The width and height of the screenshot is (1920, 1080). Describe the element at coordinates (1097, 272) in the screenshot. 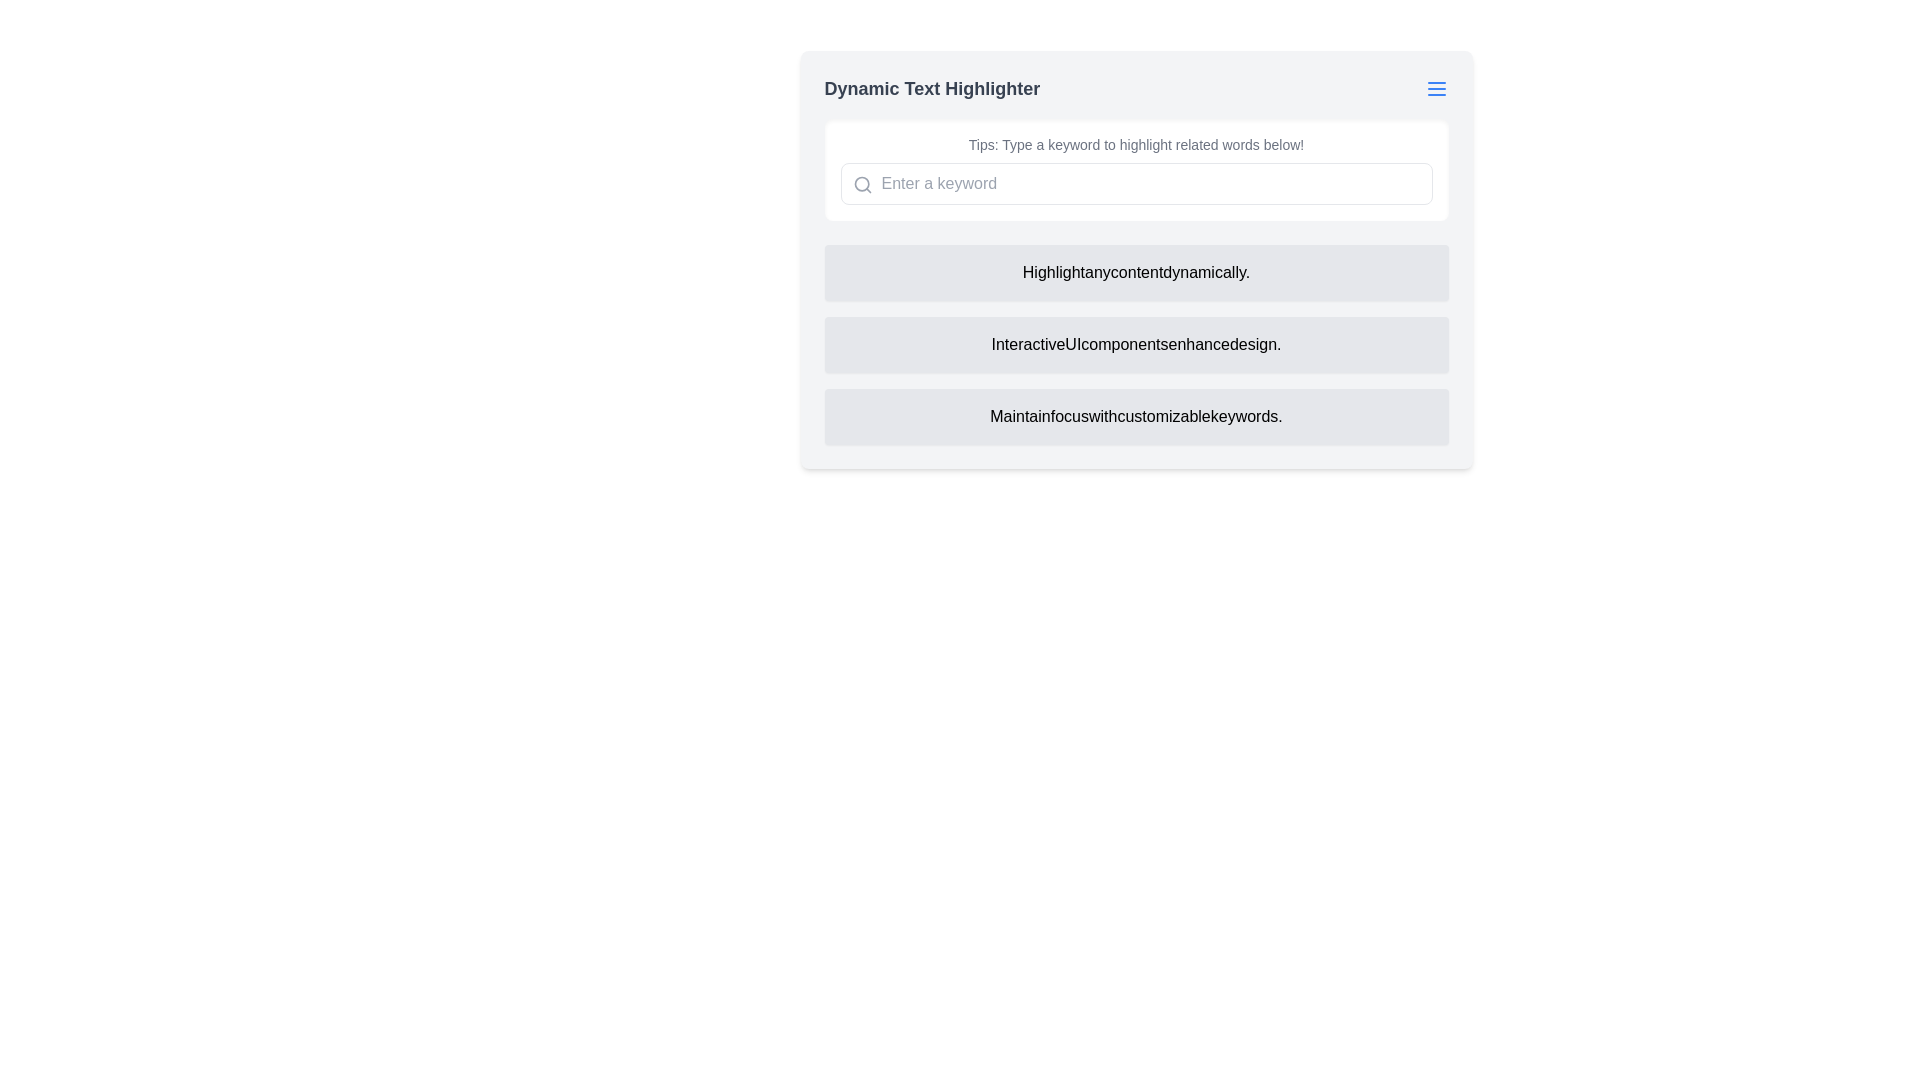

I see `the text element 'any' which is part of the sentence 'Highlight any content dynamically.' positioned in the second row of the component layout` at that location.